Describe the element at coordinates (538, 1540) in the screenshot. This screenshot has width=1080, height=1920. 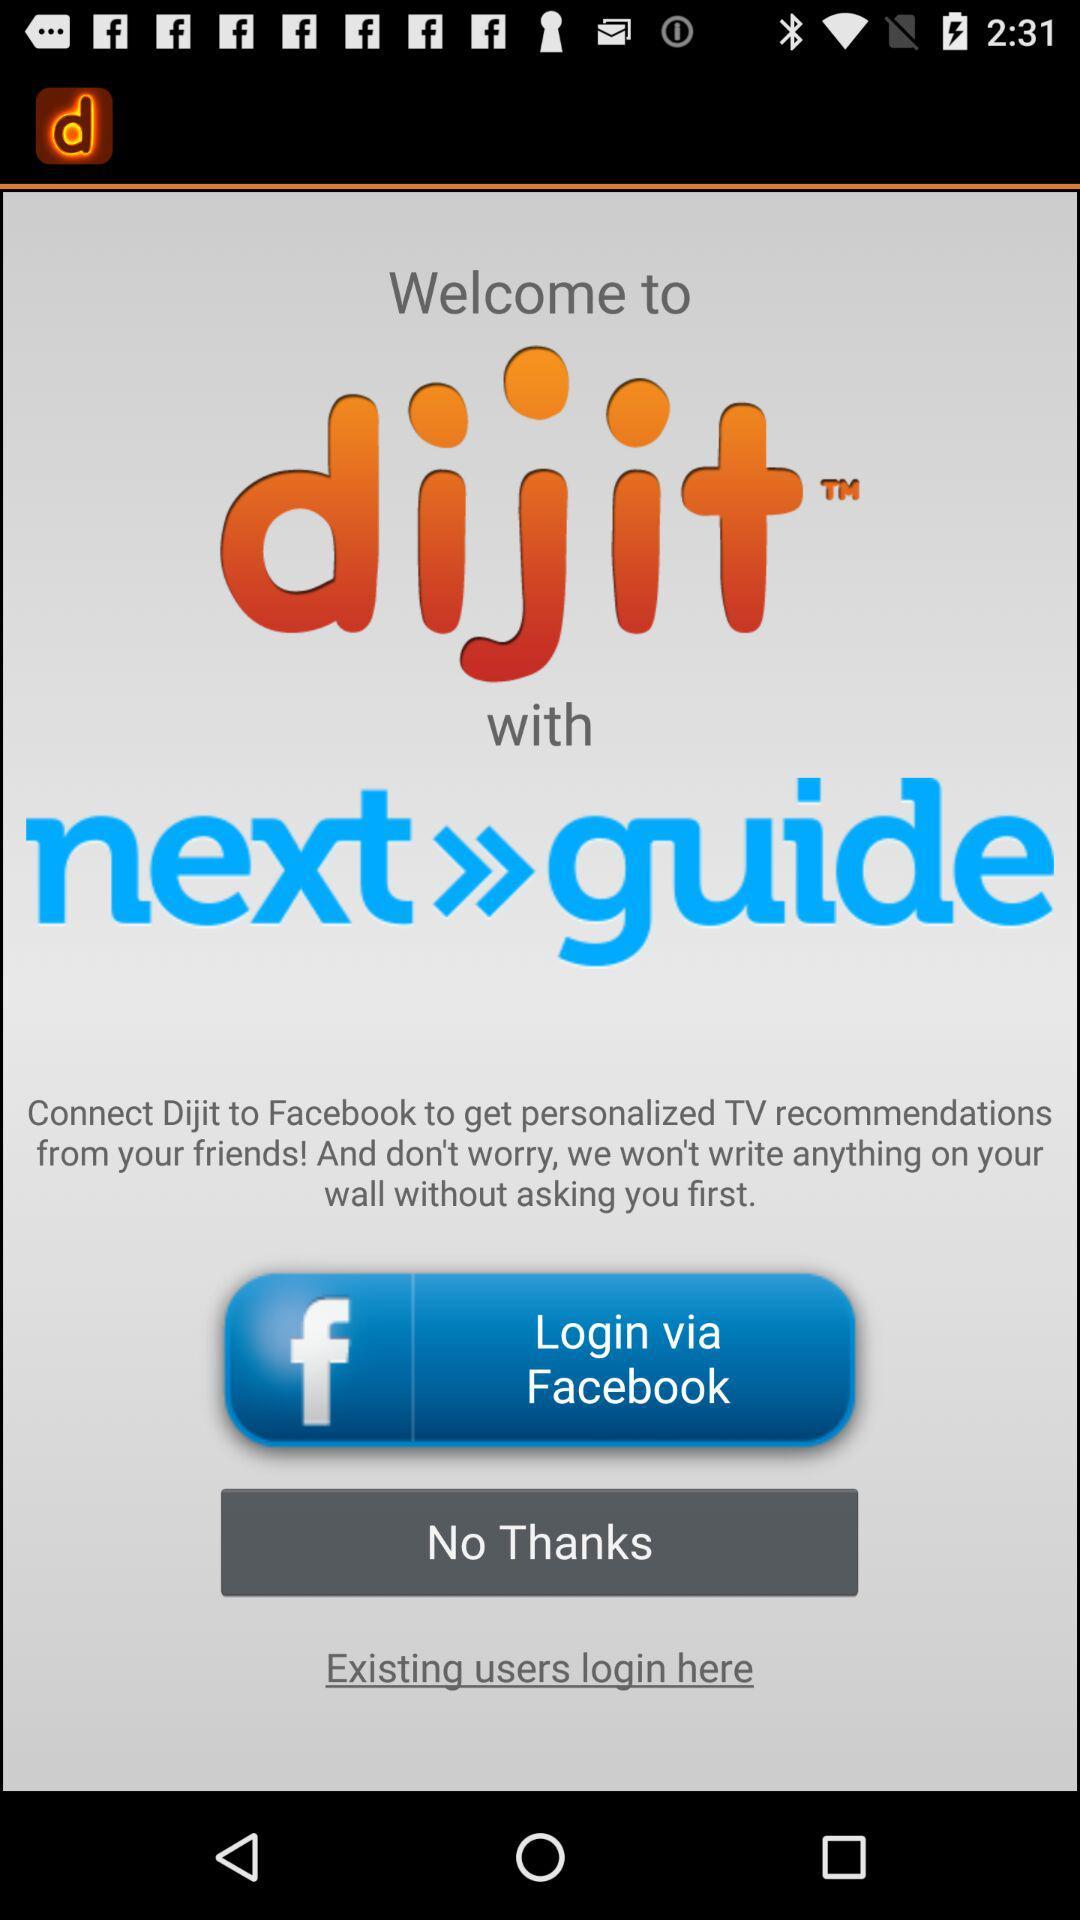
I see `no thanks button` at that location.